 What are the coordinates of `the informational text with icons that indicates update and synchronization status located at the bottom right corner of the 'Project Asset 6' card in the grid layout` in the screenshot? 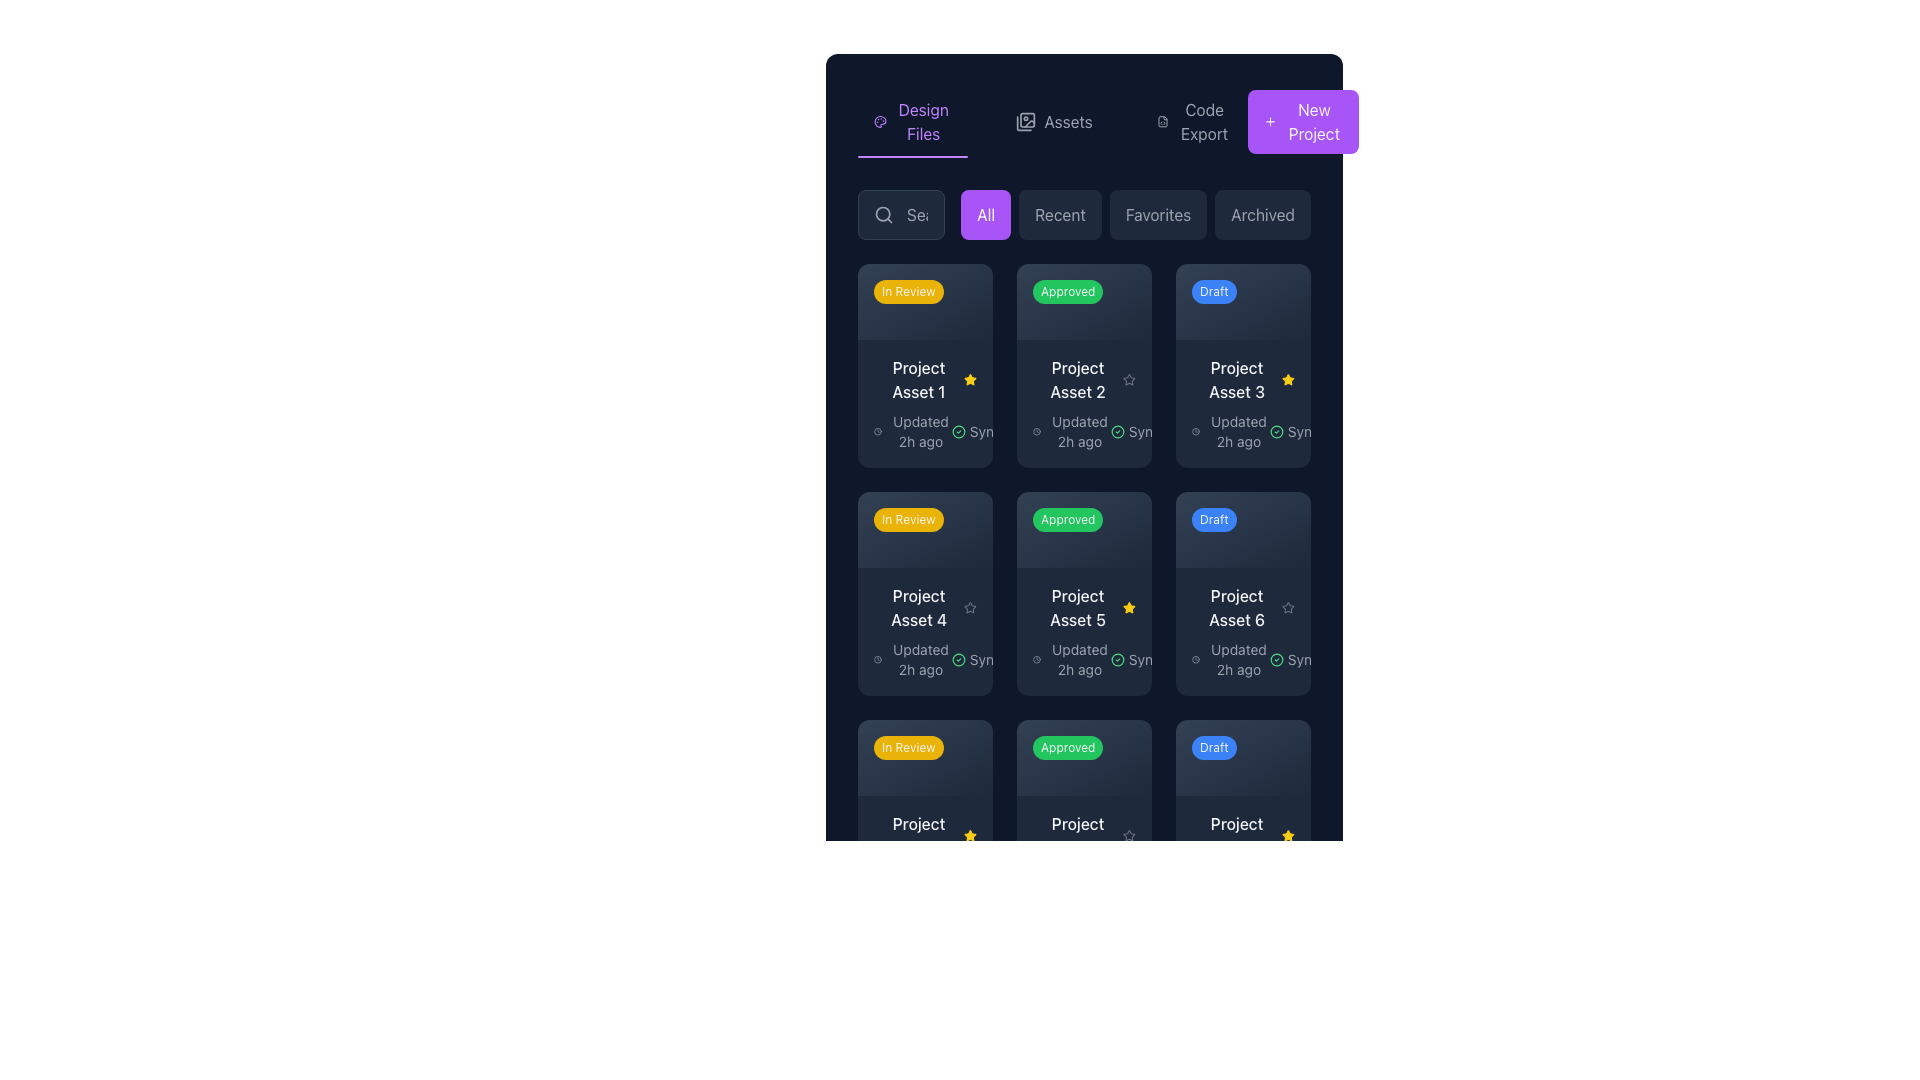 It's located at (1242, 659).